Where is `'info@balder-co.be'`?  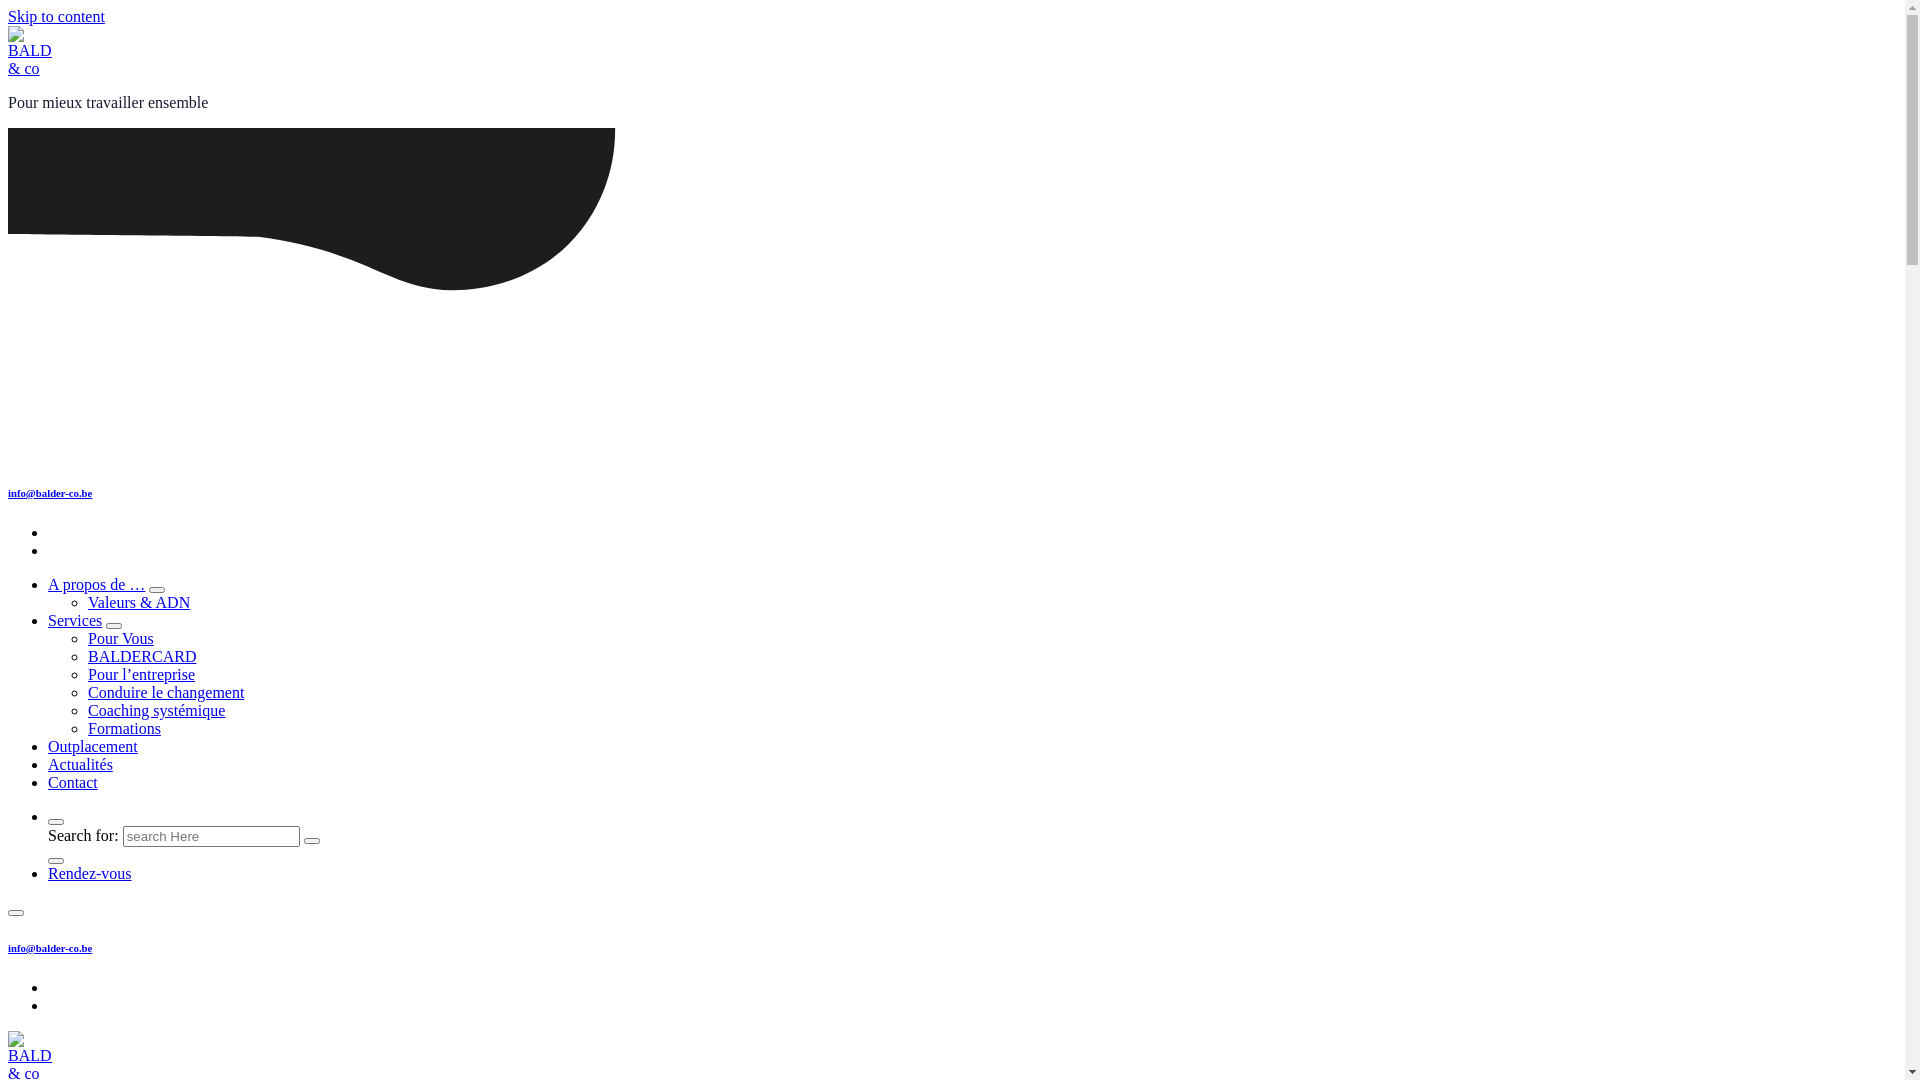 'info@balder-co.be' is located at coordinates (49, 493).